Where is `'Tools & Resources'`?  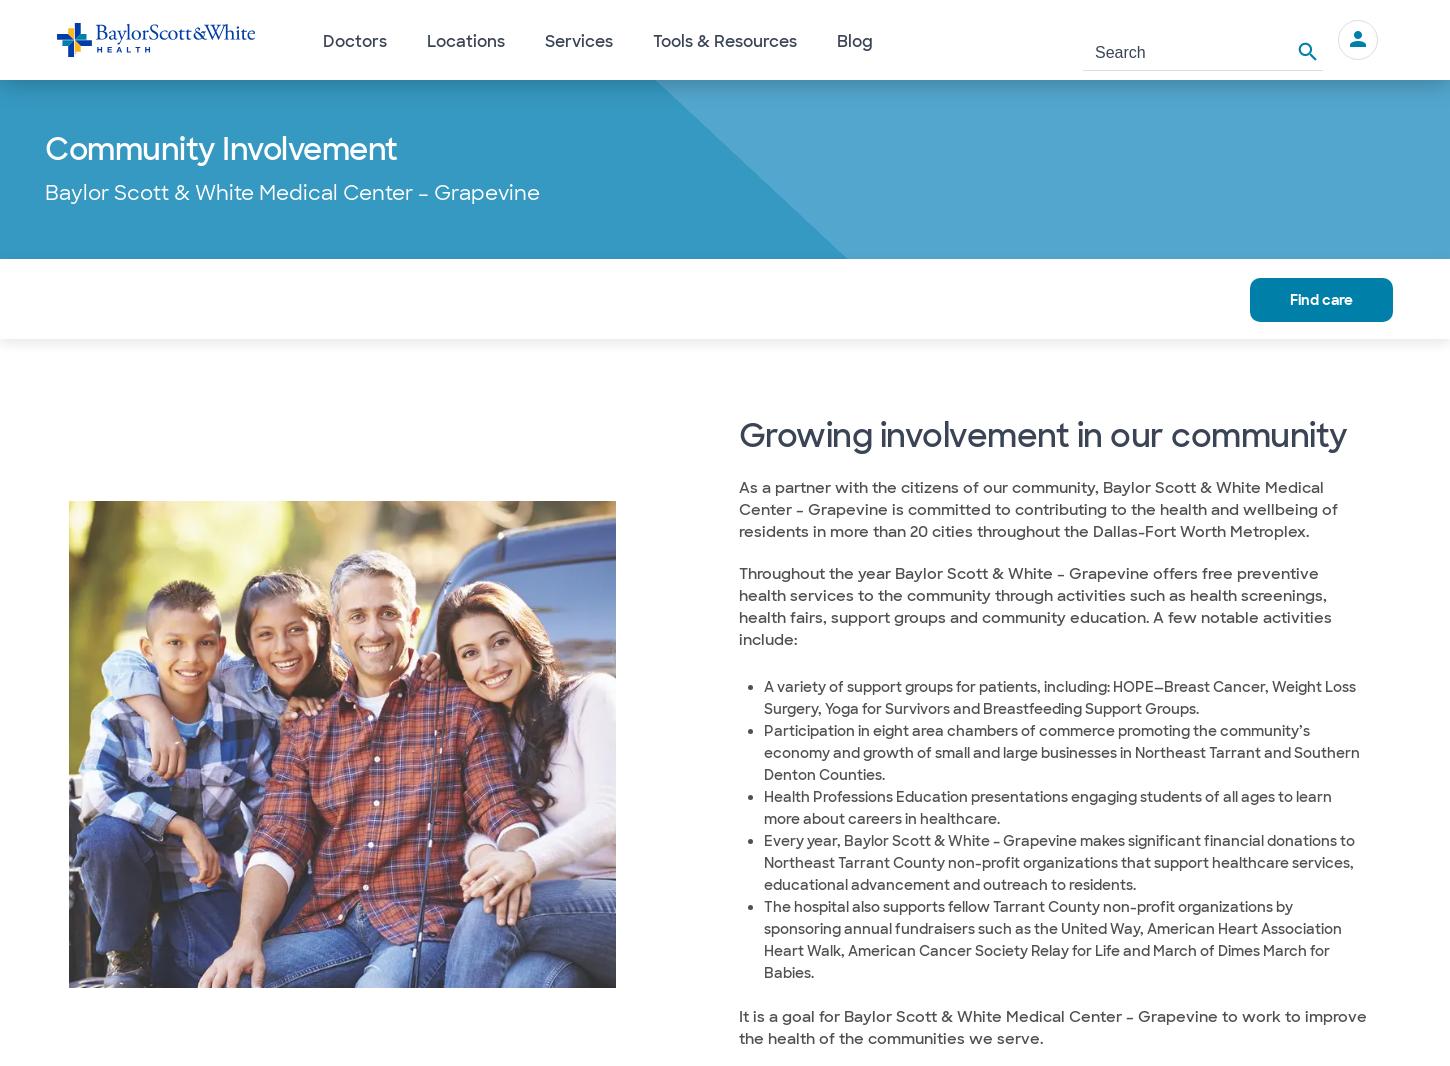
'Tools & Resources' is located at coordinates (725, 39).